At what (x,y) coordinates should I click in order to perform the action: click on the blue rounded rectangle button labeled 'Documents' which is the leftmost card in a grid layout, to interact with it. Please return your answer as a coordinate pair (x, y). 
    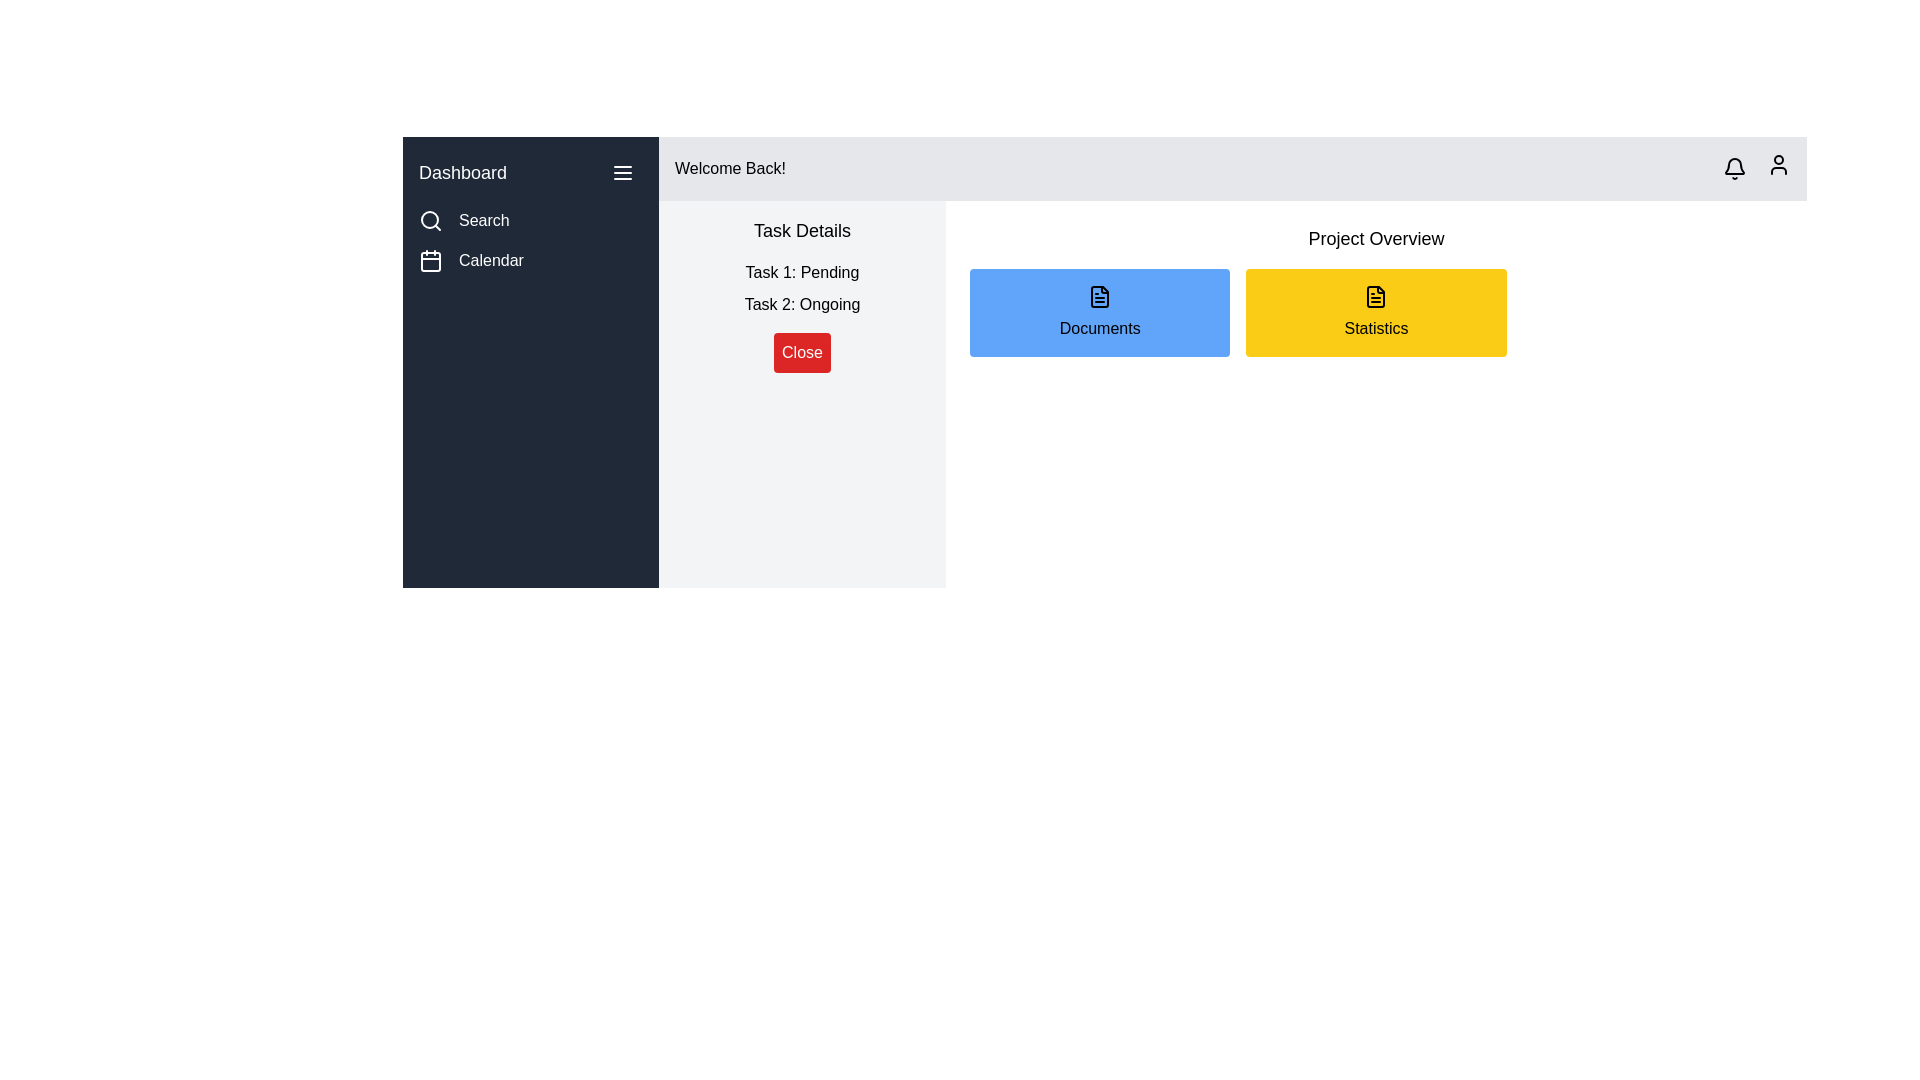
    Looking at the image, I should click on (1098, 312).